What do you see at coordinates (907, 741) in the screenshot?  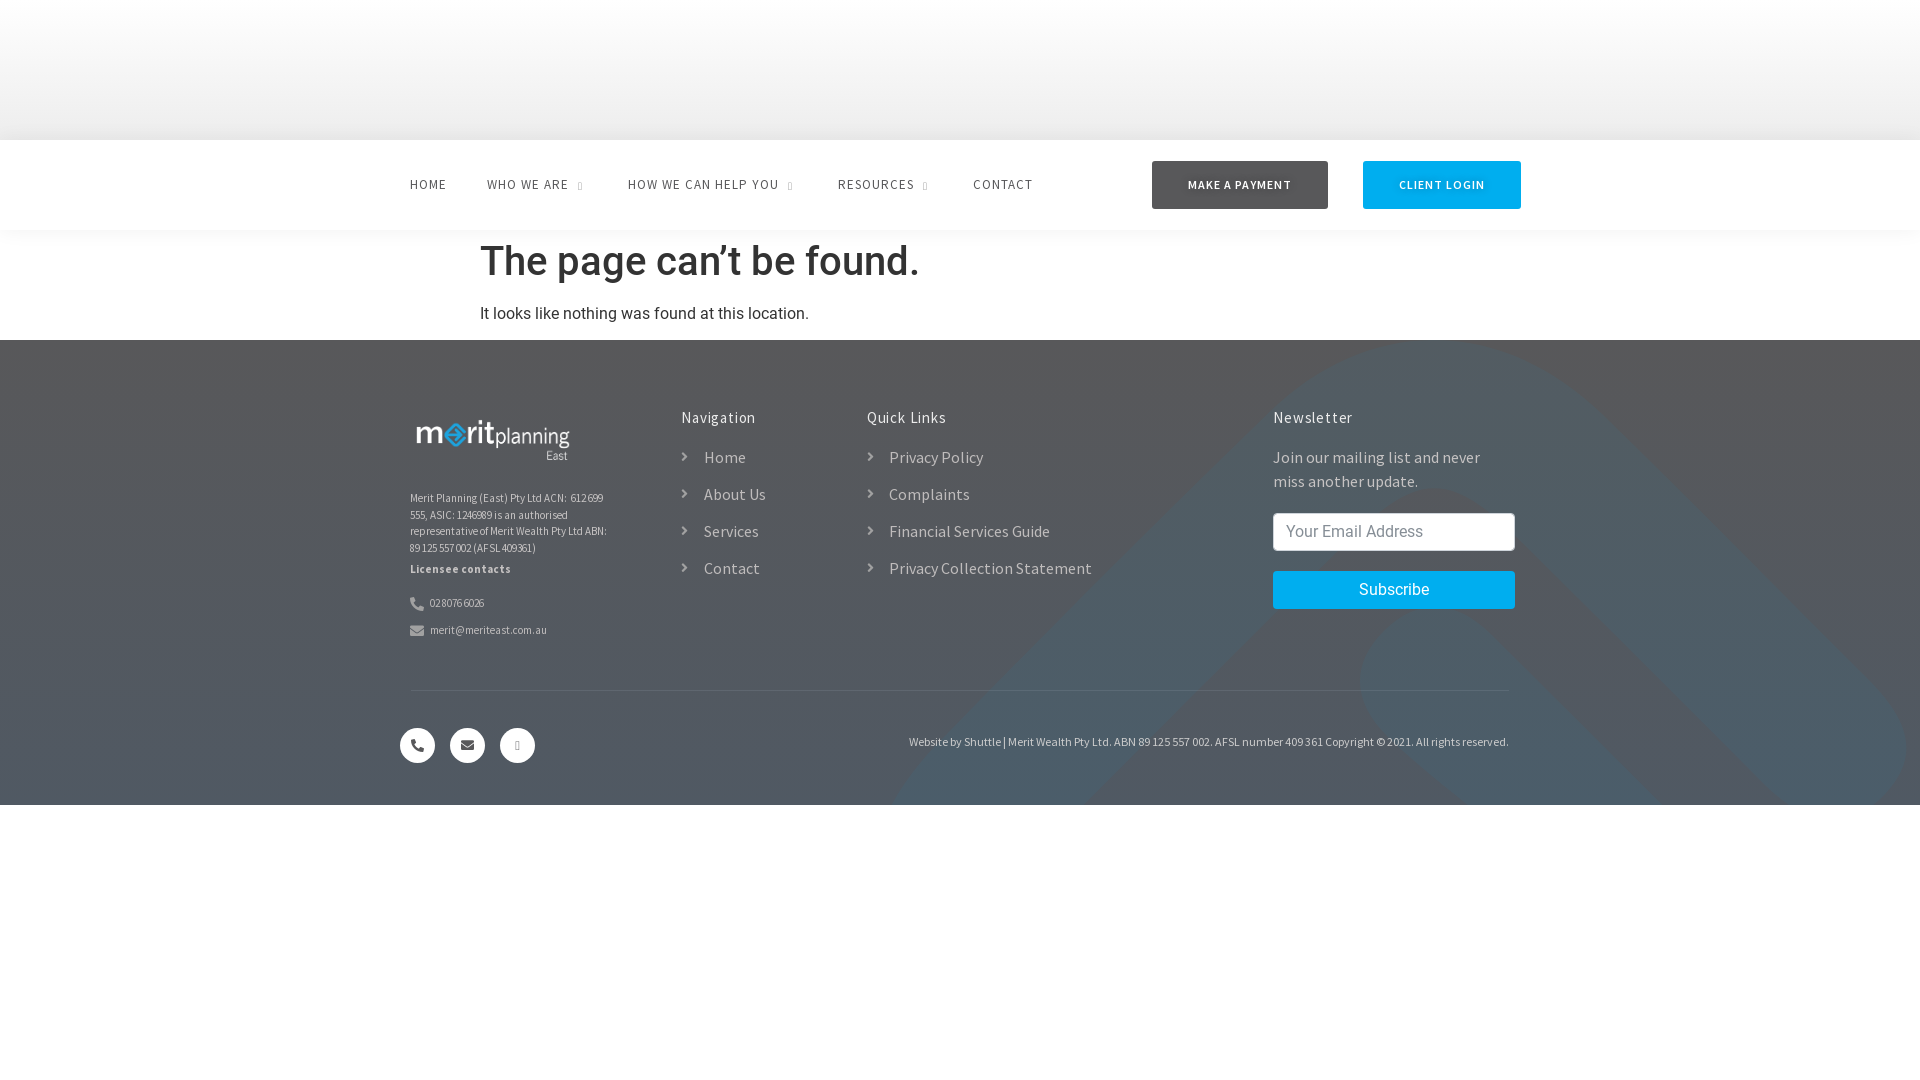 I see `'Website by Shuttle'` at bounding box center [907, 741].